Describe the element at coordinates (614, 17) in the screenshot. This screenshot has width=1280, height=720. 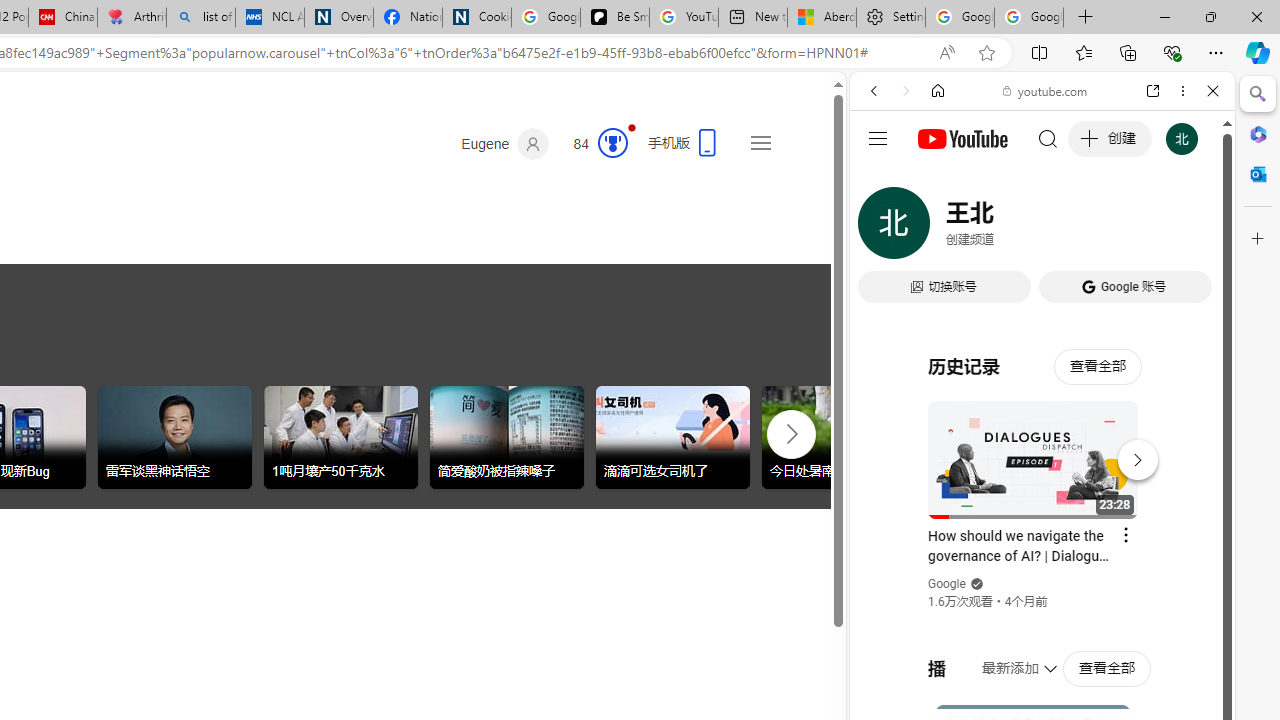
I see `'Be Smart | creating Science videos | Patreon'` at that location.